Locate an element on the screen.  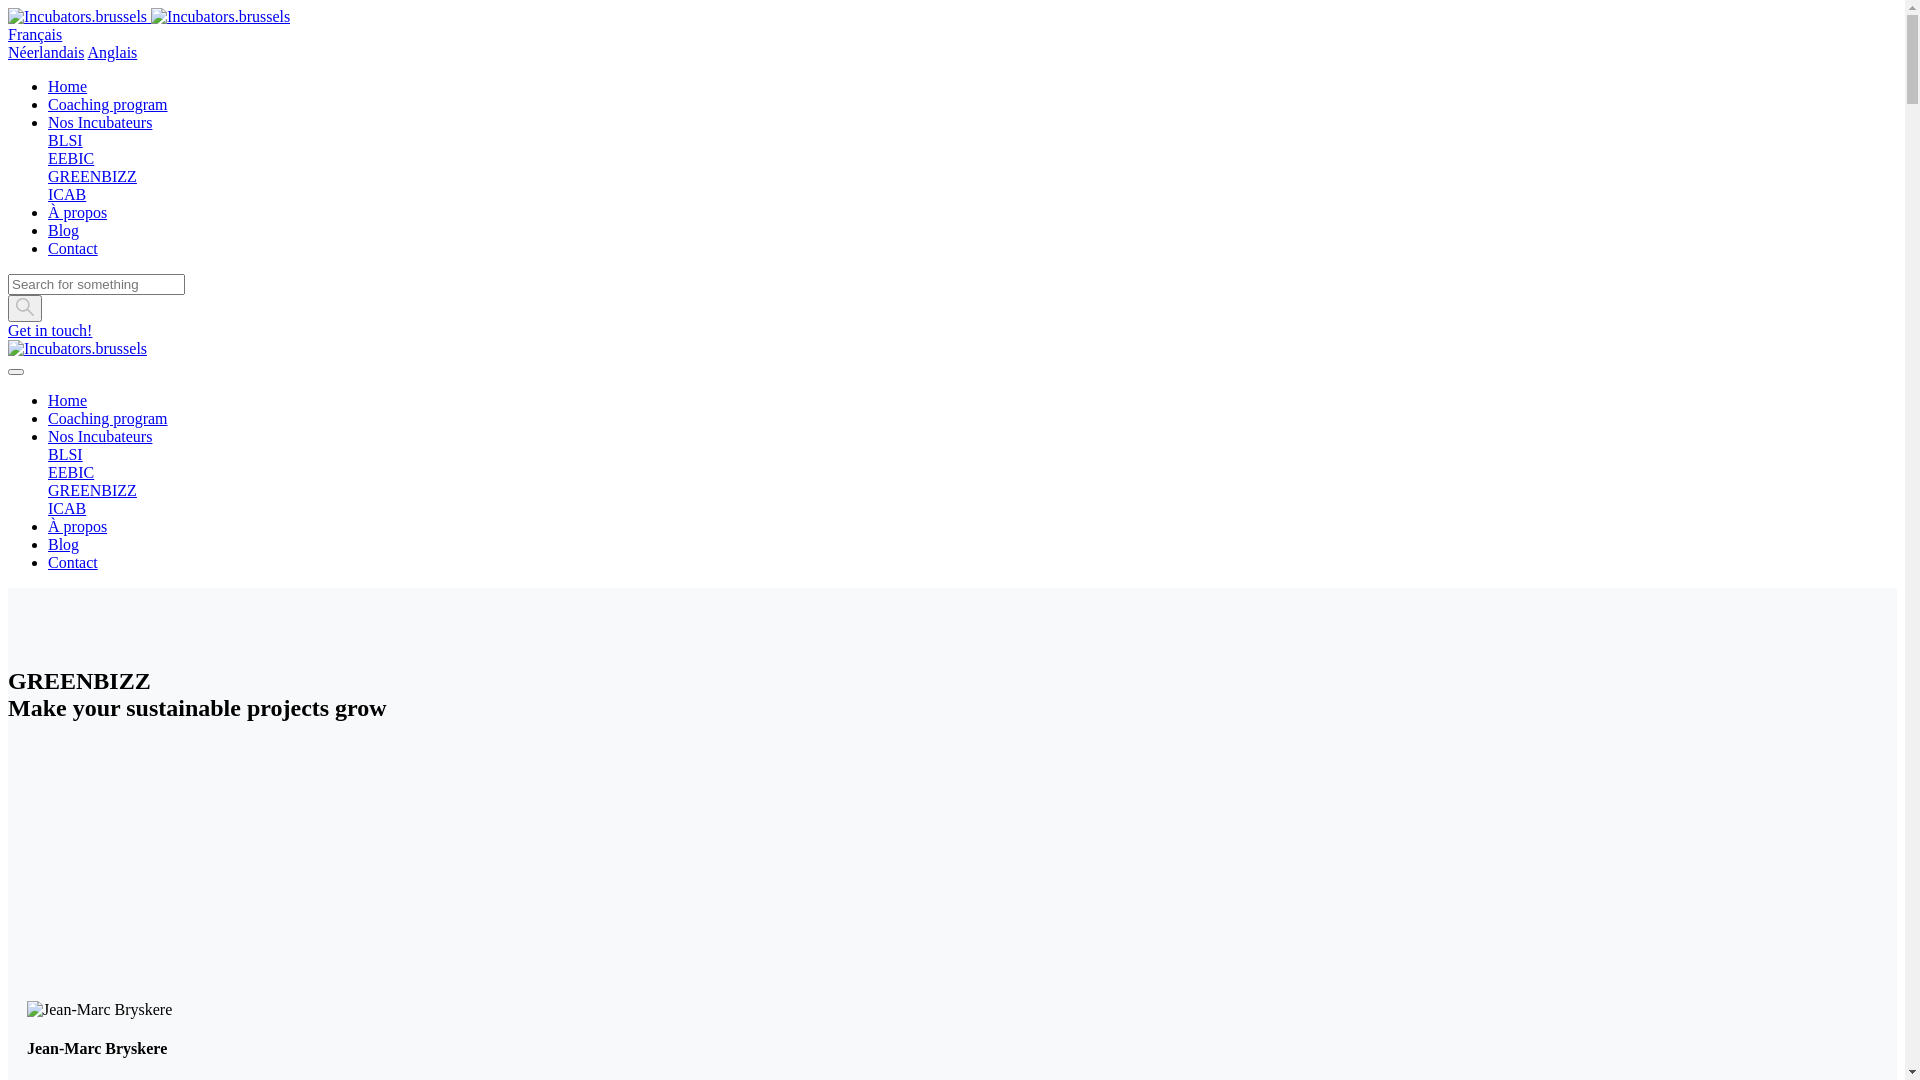
'Contact' is located at coordinates (72, 562).